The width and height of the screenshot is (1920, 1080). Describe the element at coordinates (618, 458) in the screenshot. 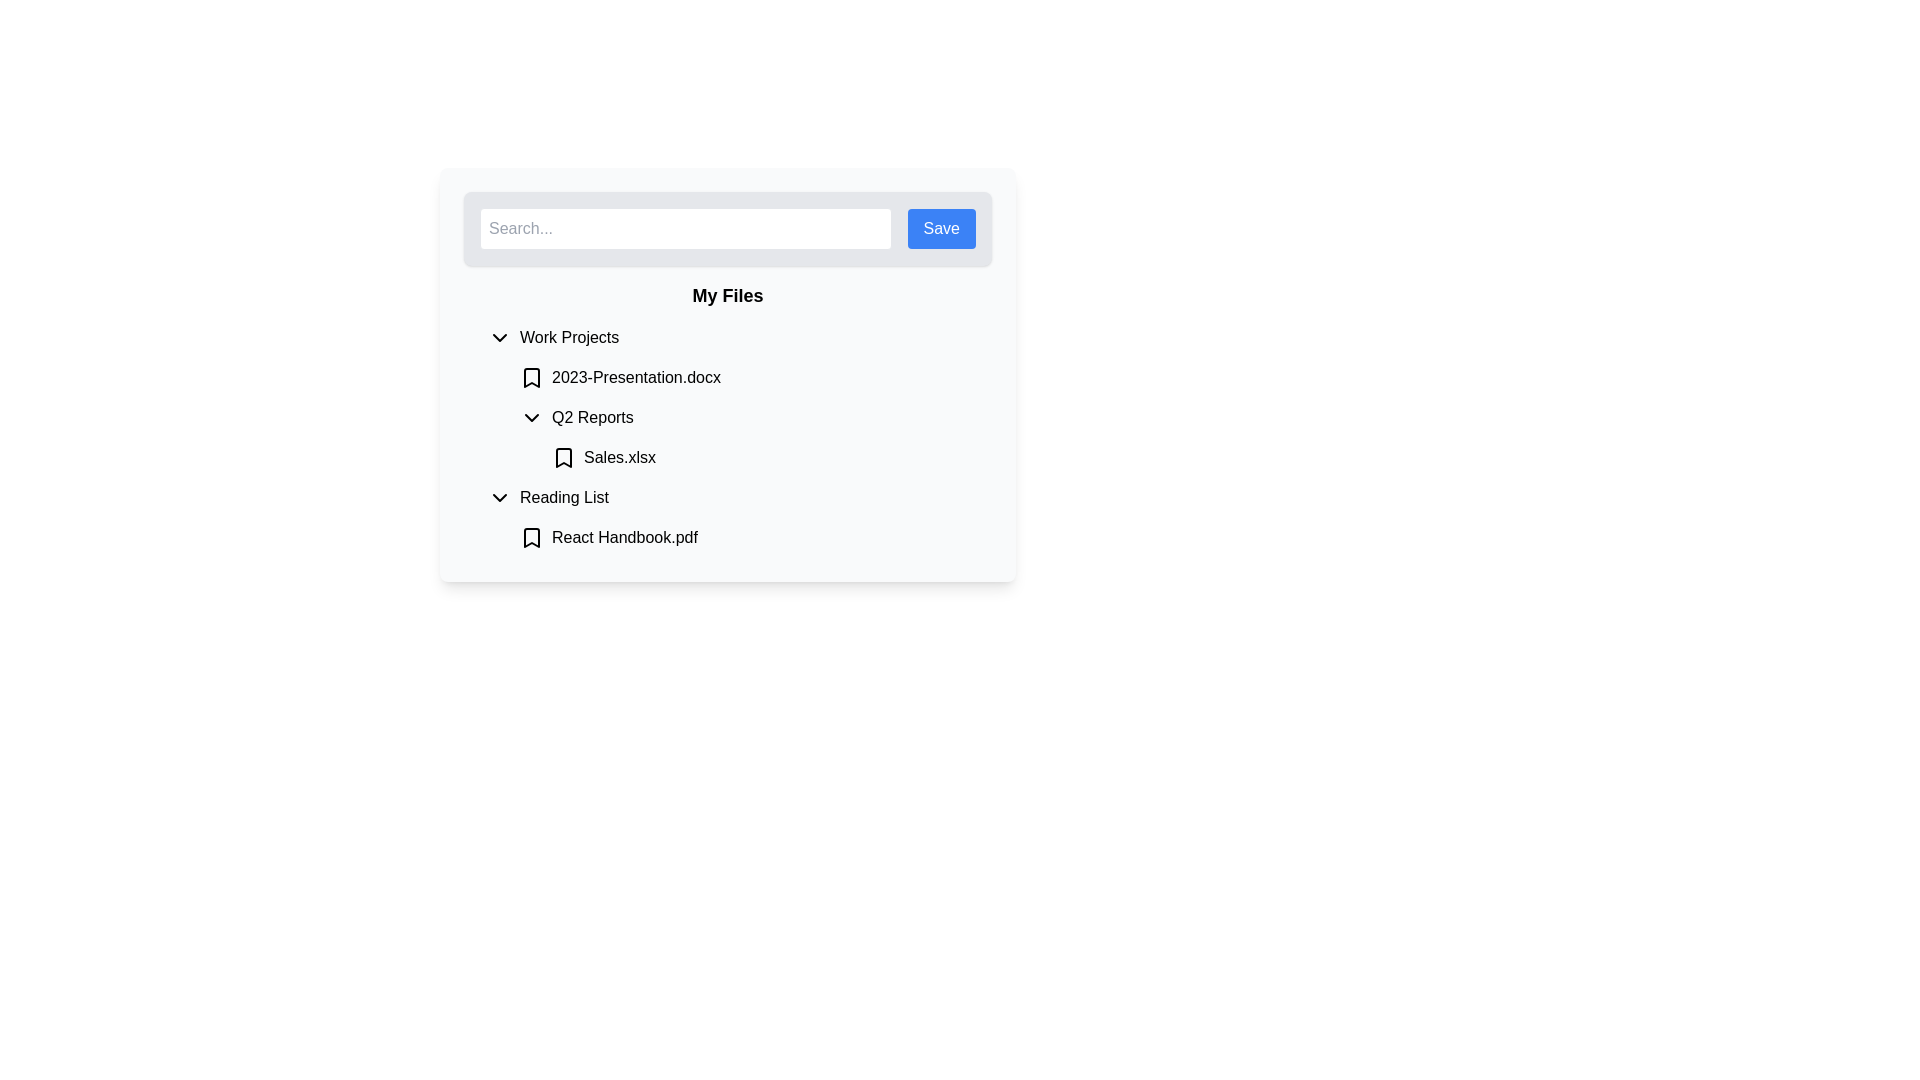

I see `the text label displaying 'Sales.xlsx'` at that location.